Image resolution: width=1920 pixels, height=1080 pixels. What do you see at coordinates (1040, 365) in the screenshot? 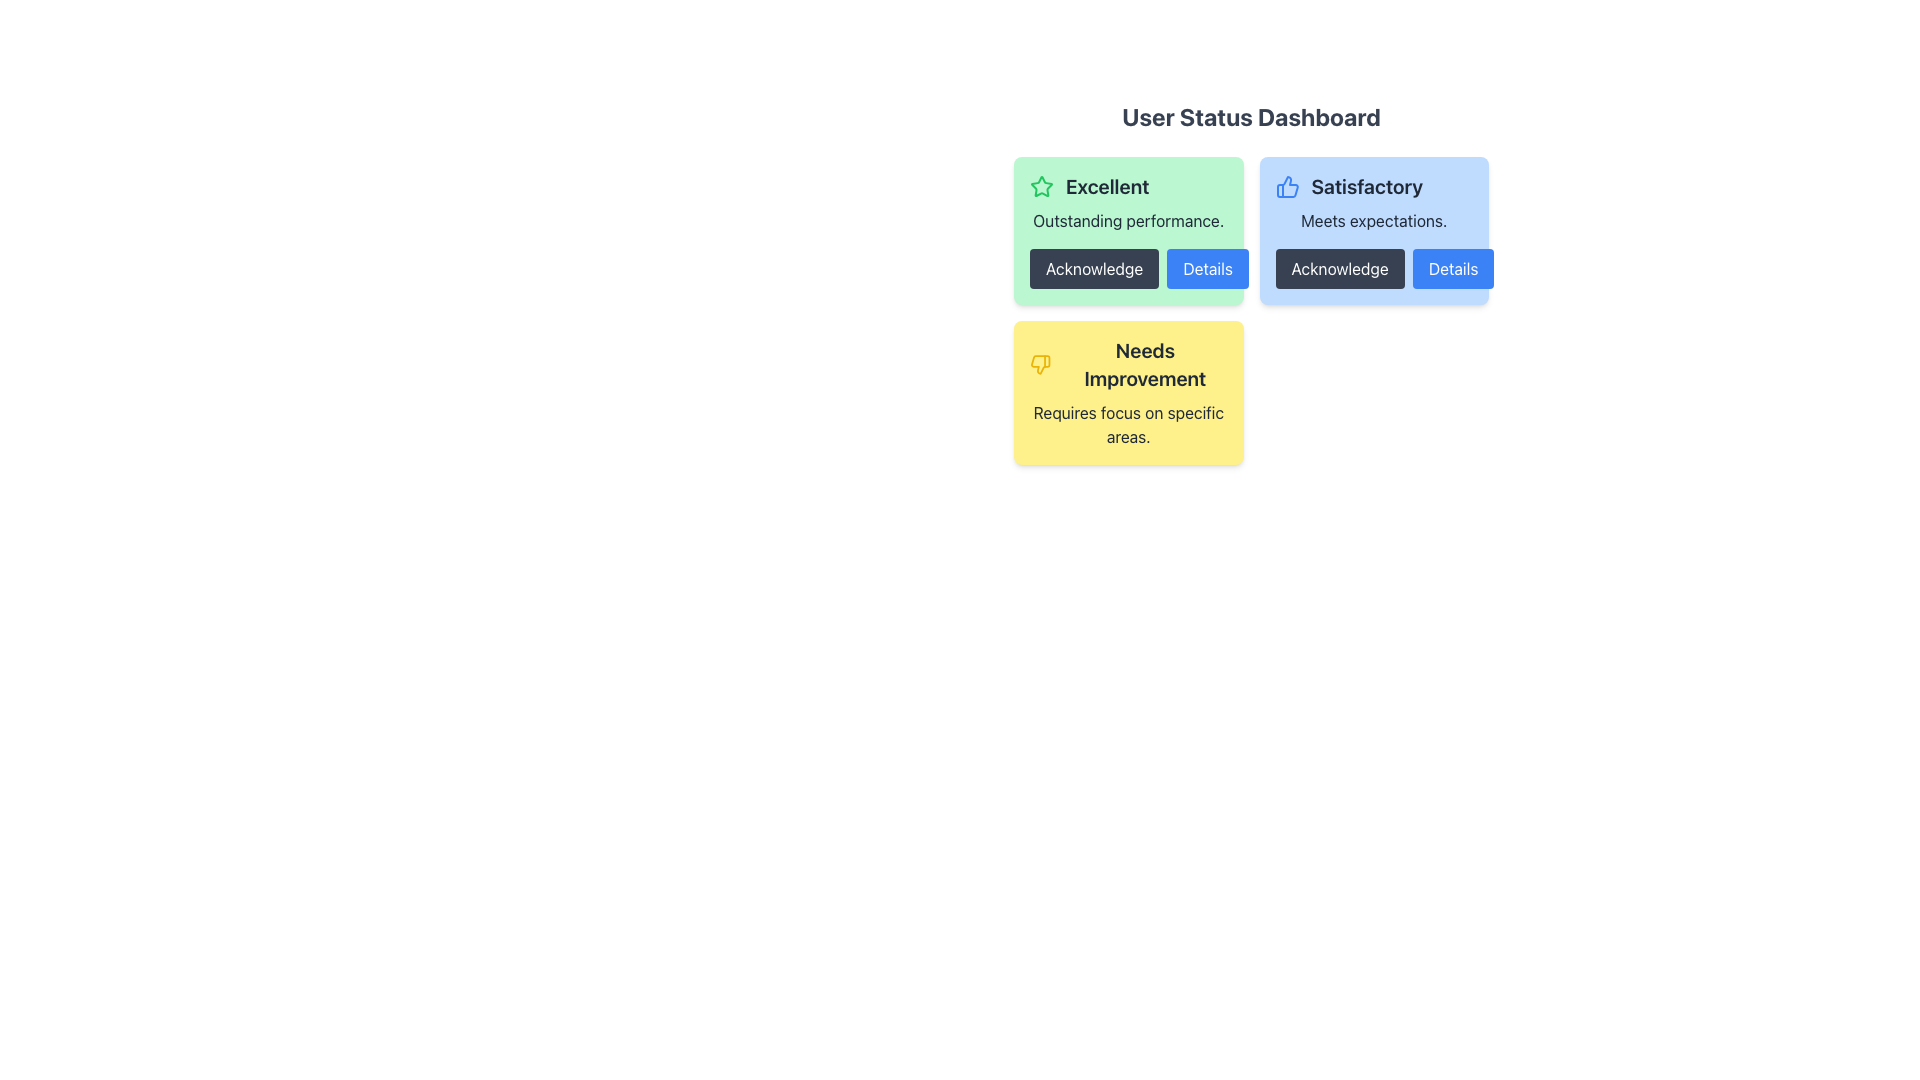
I see `the yellow abstract icon located in the second position of the 'Needs Improvement' card on the User Status Dashboard` at bounding box center [1040, 365].